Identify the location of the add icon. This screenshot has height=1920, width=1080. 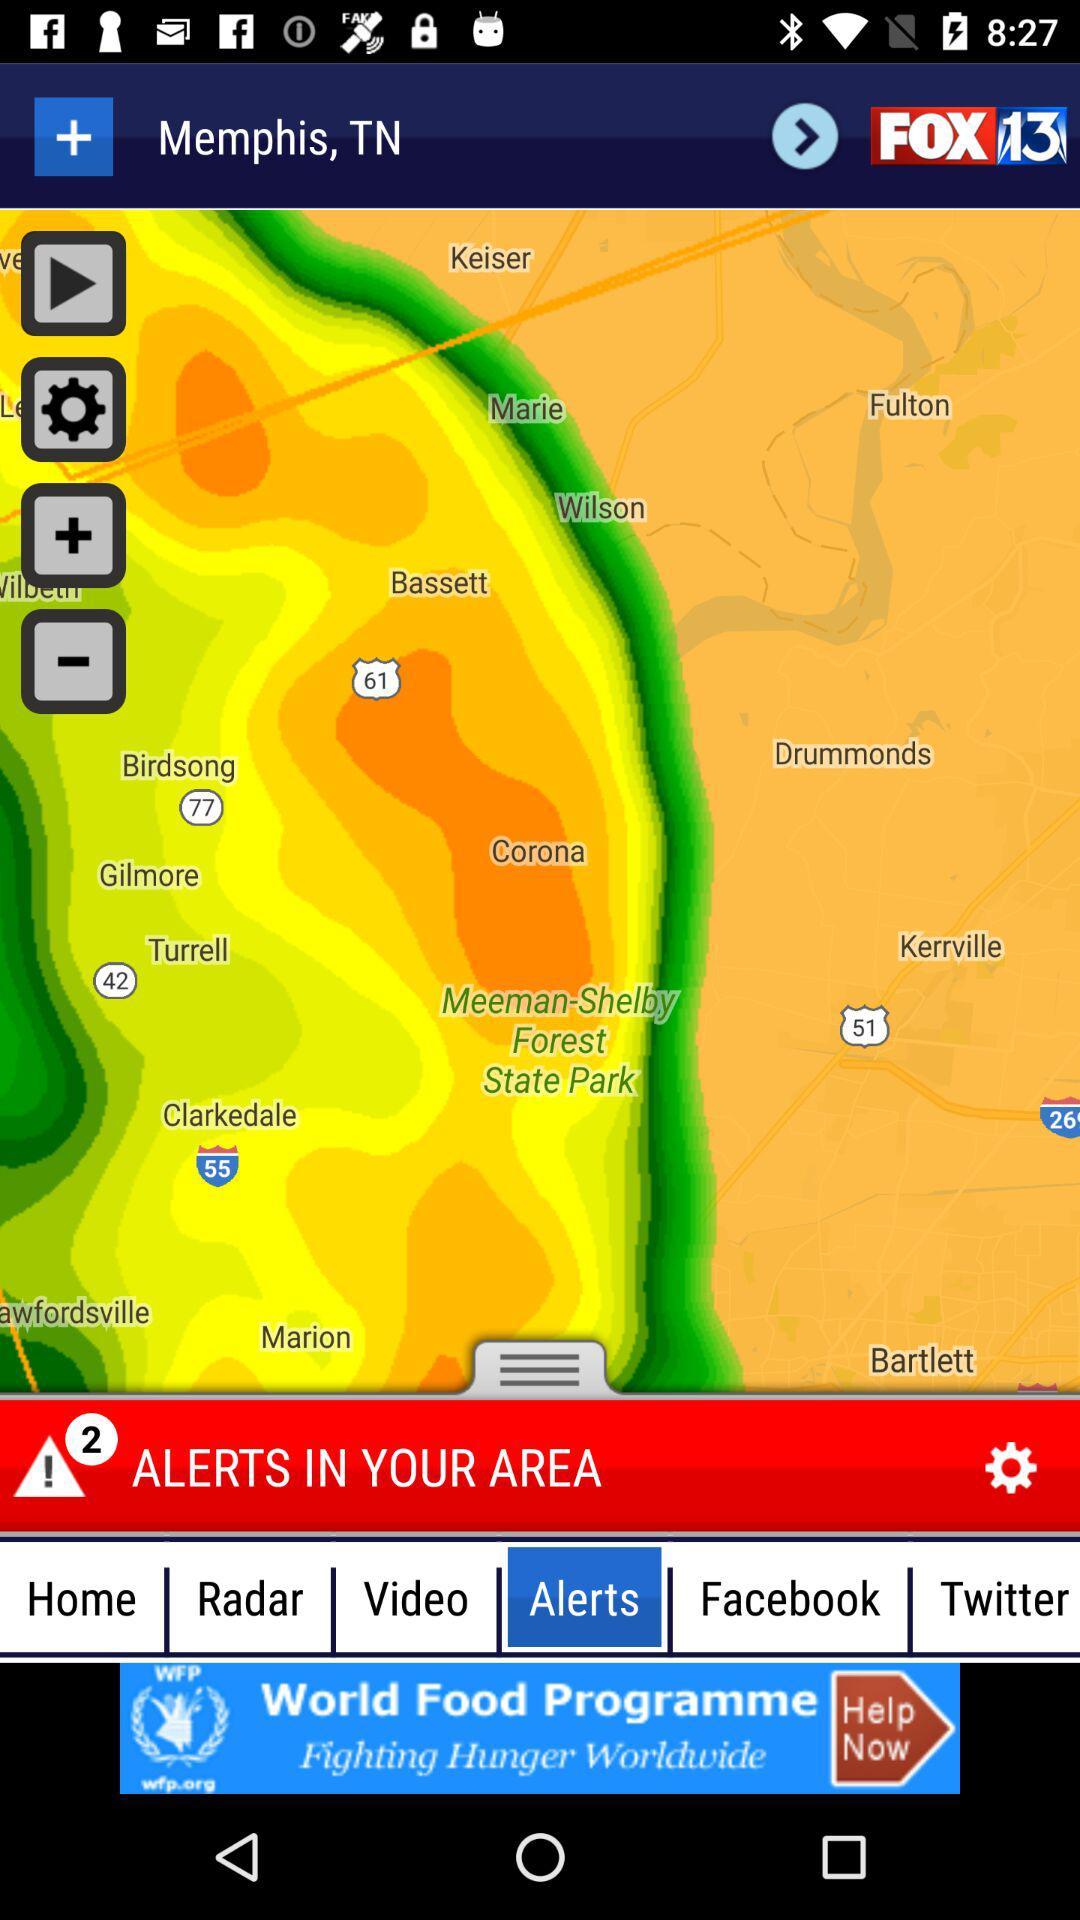
(72, 135).